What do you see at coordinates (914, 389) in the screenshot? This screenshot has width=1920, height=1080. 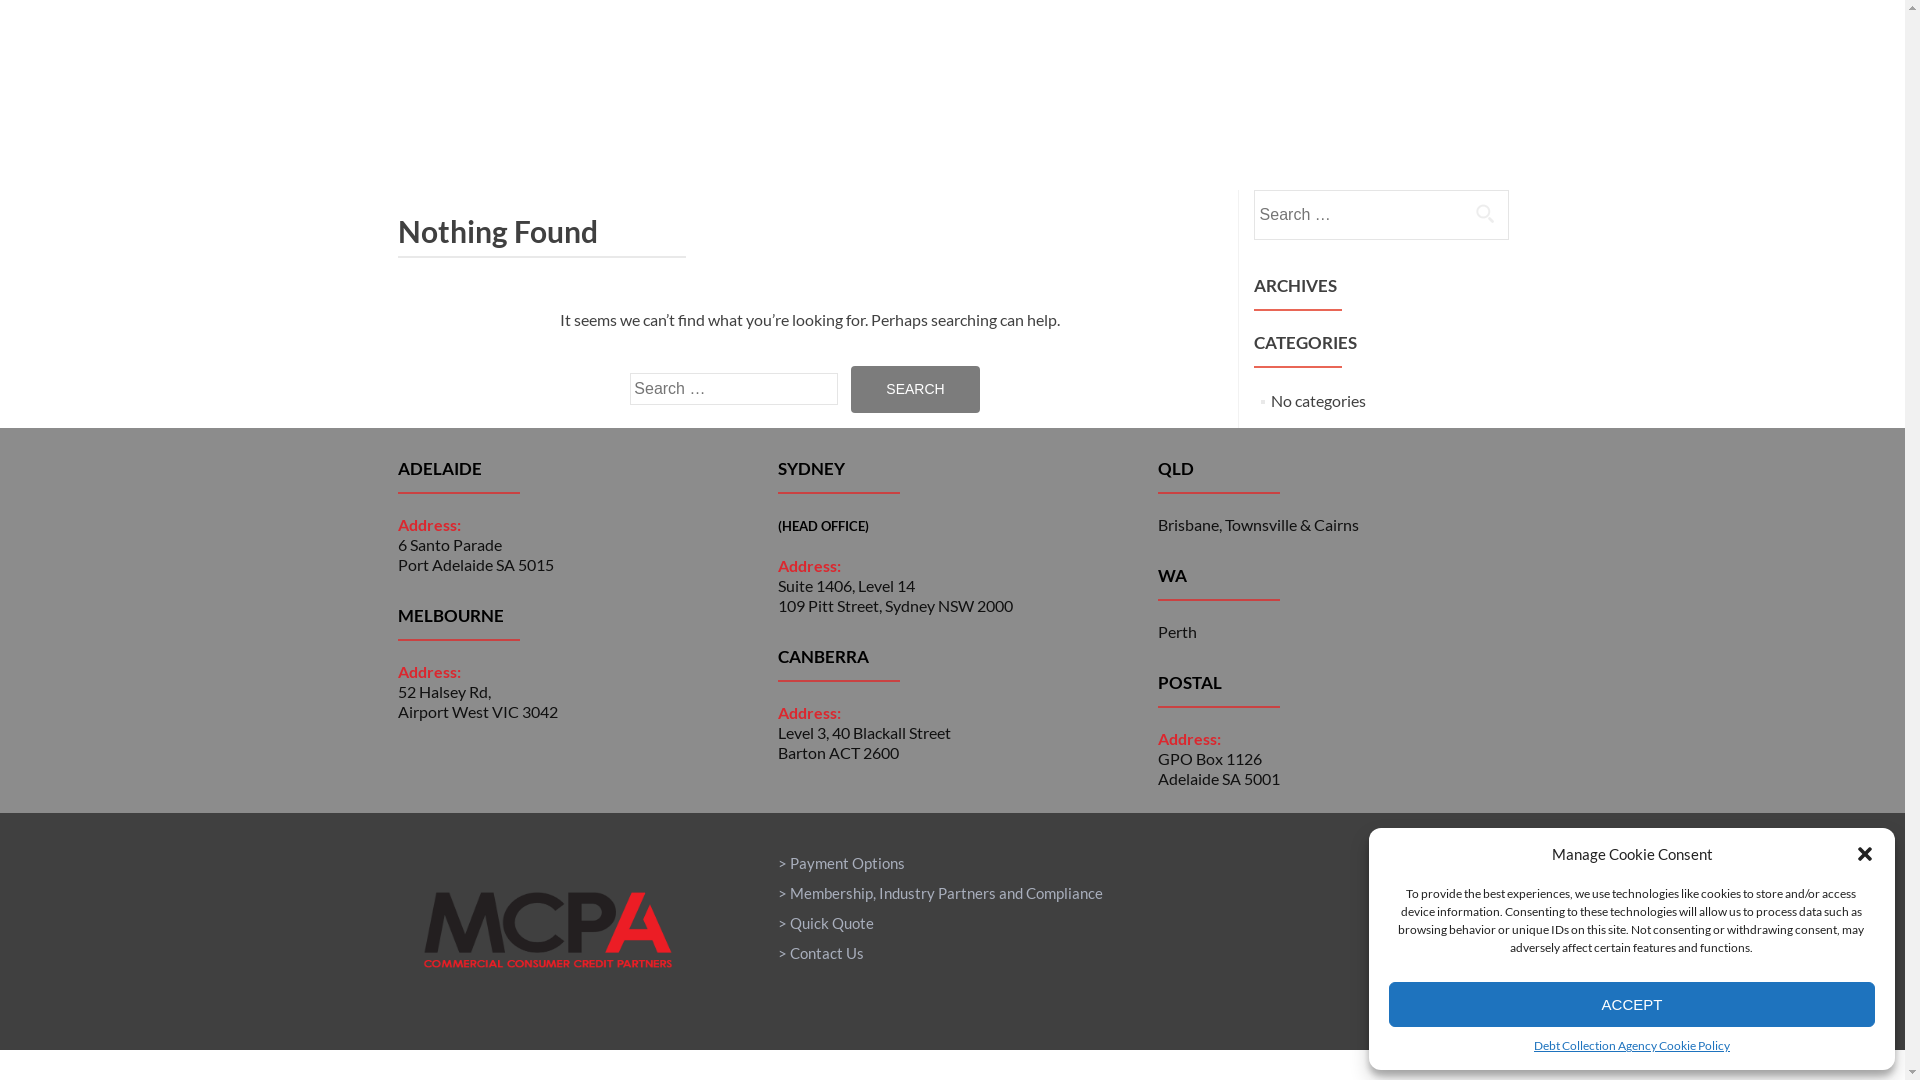 I see `'Search'` at bounding box center [914, 389].